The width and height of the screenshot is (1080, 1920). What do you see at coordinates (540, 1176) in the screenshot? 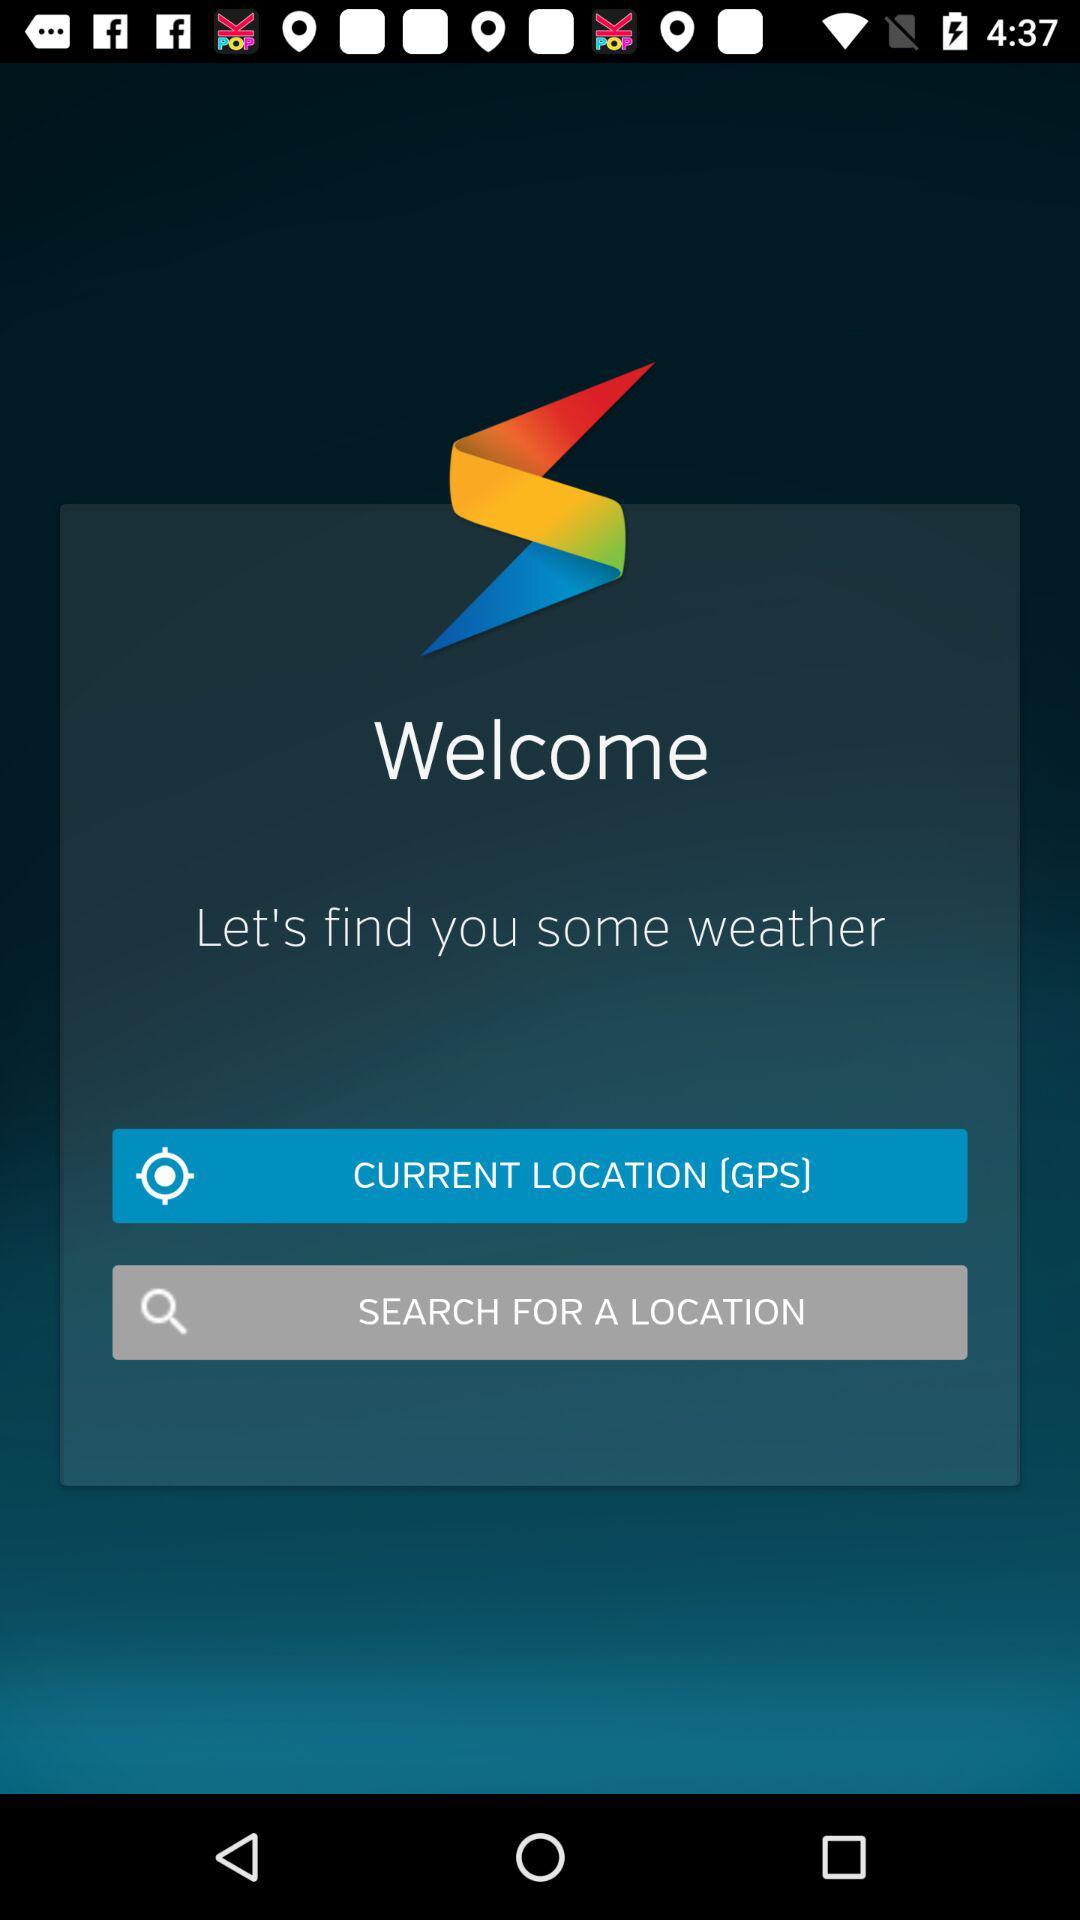
I see `icon below let s find item` at bounding box center [540, 1176].